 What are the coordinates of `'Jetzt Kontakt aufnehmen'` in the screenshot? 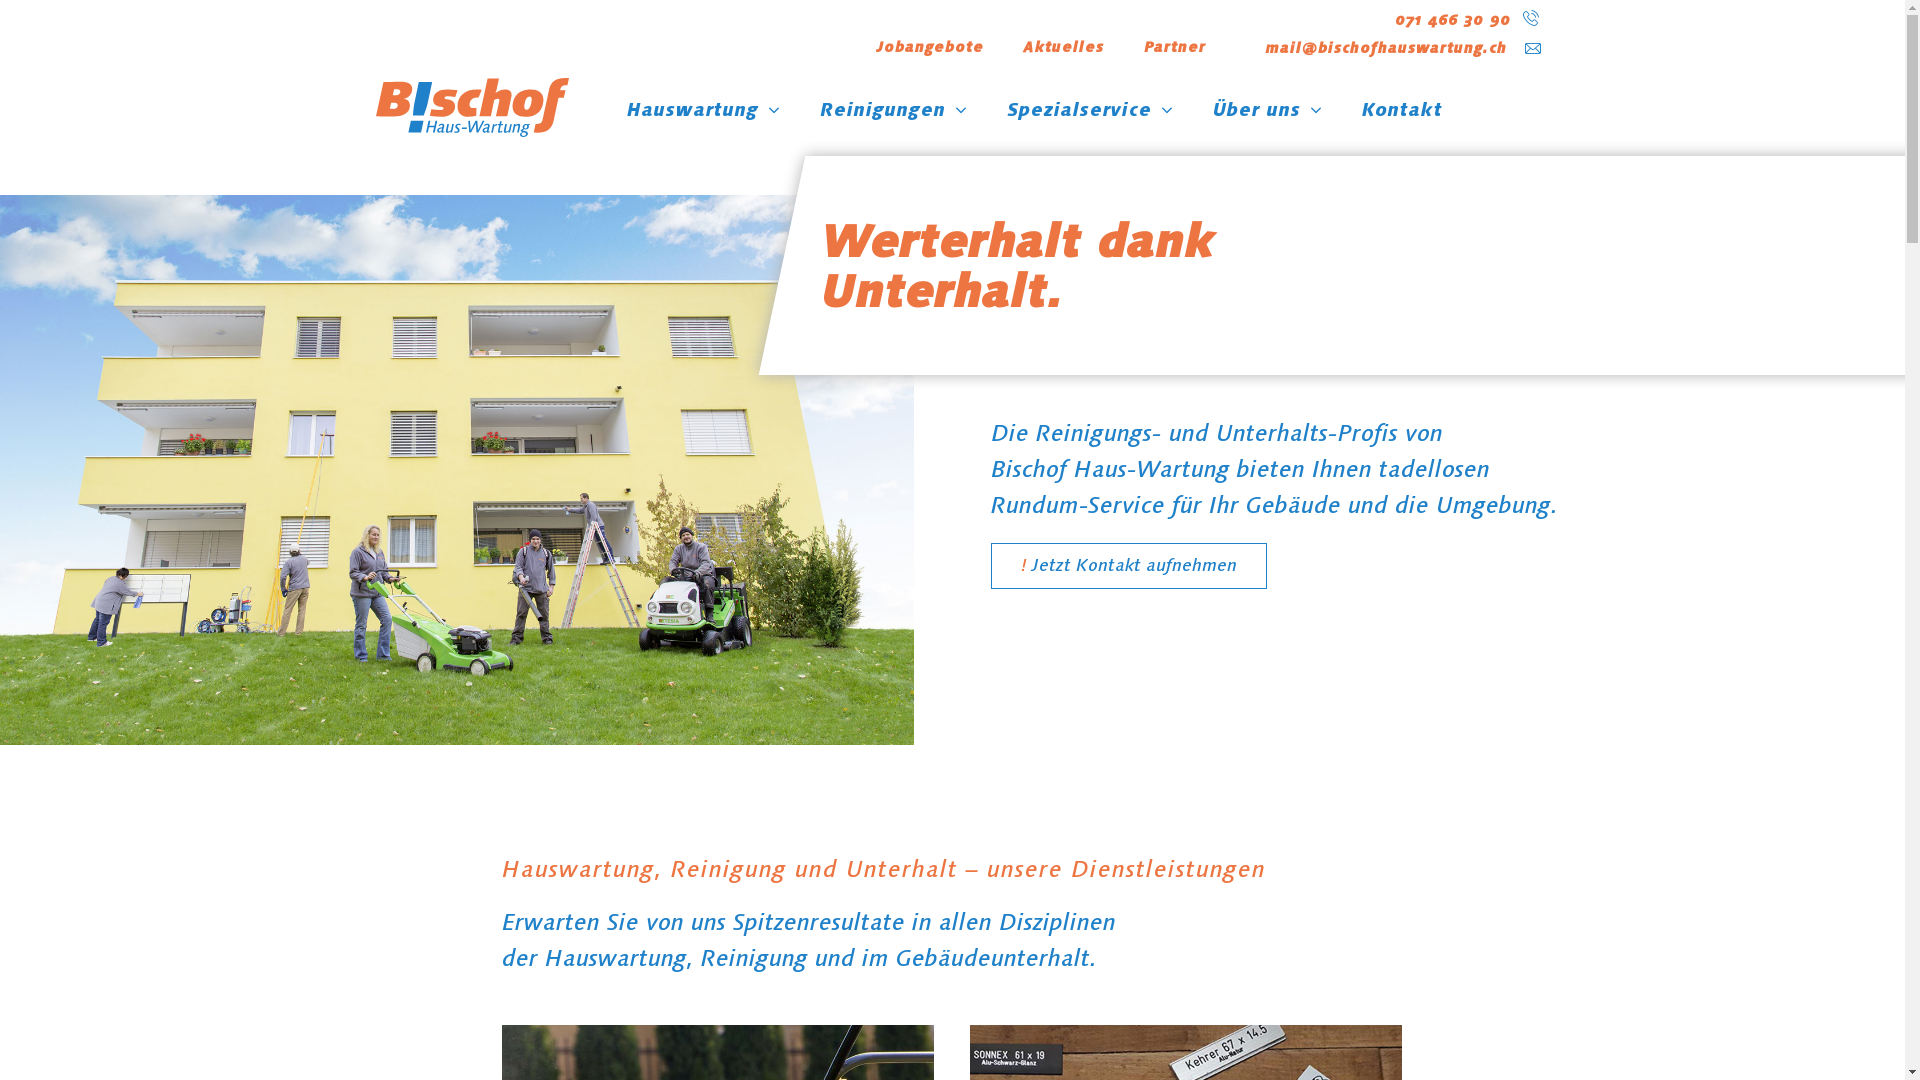 It's located at (1128, 566).